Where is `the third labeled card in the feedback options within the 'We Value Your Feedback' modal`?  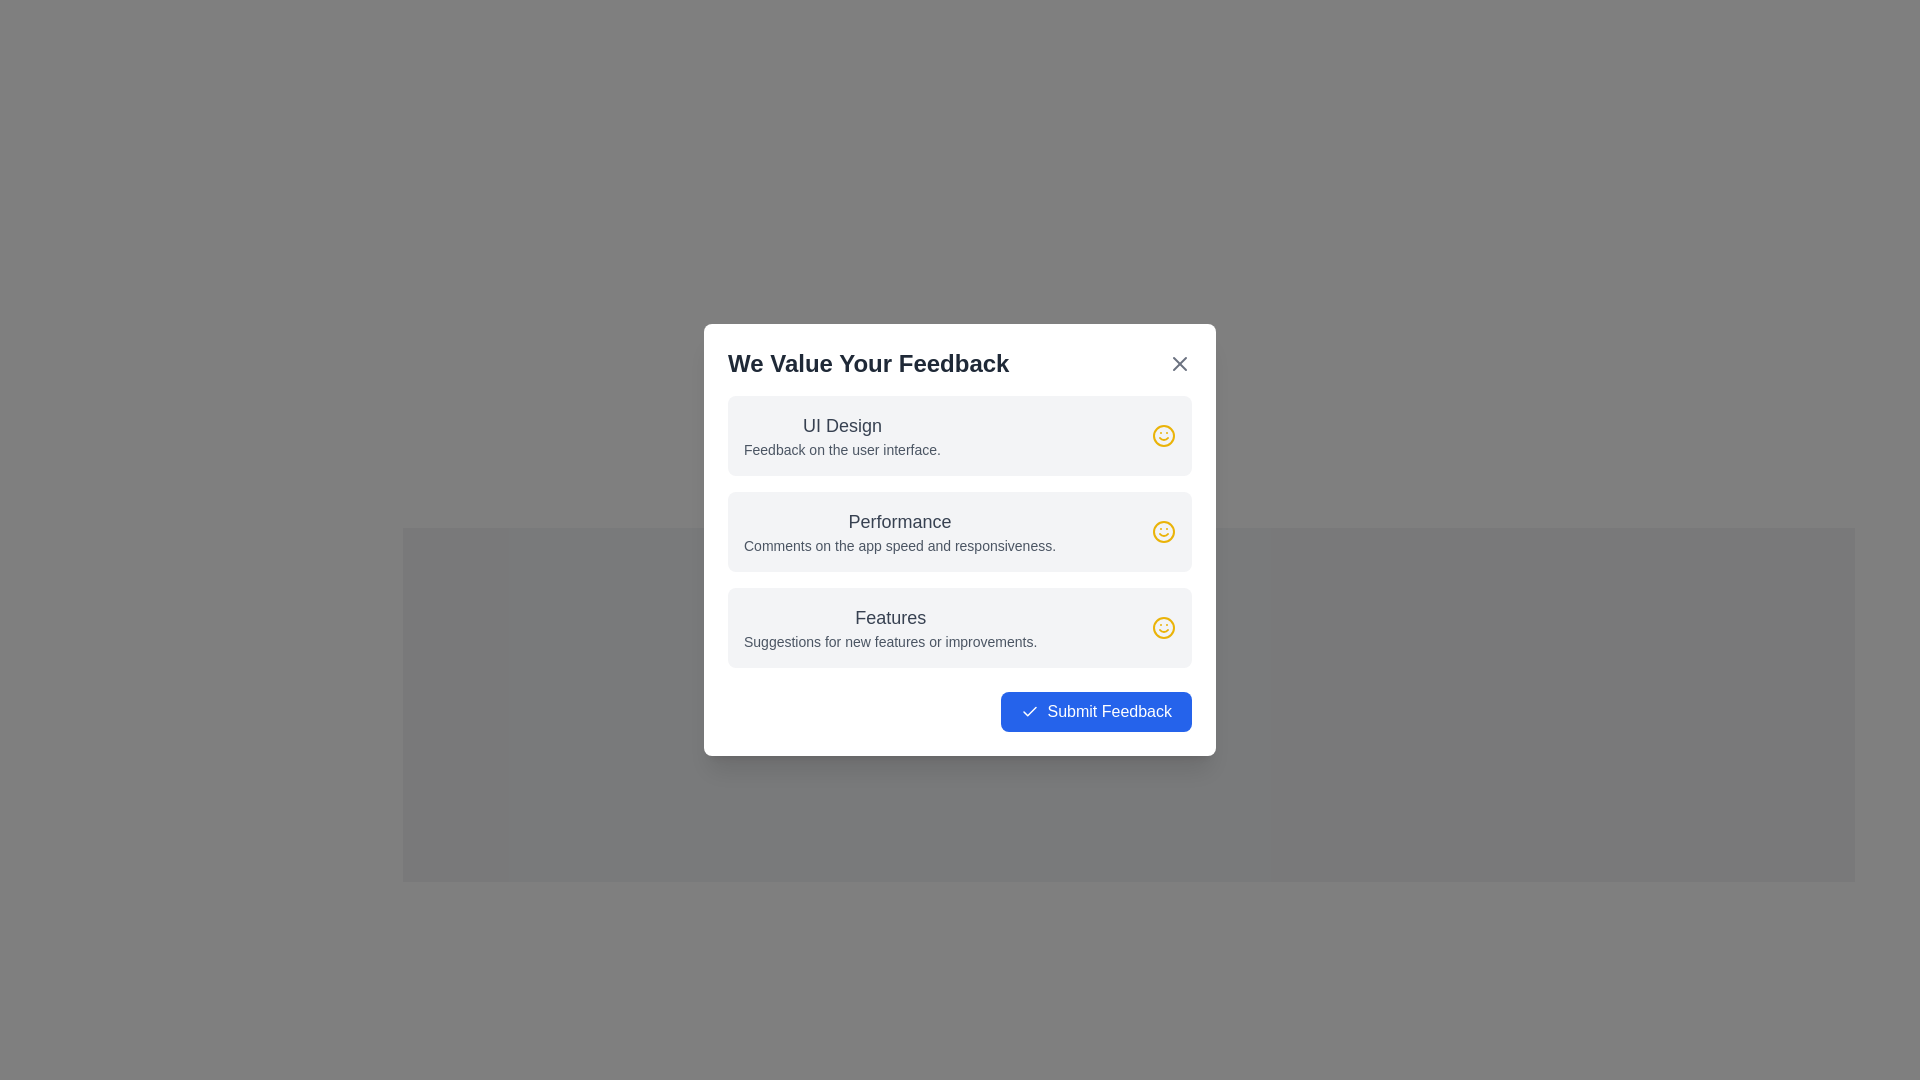
the third labeled card in the feedback options within the 'We Value Your Feedback' modal is located at coordinates (889, 627).